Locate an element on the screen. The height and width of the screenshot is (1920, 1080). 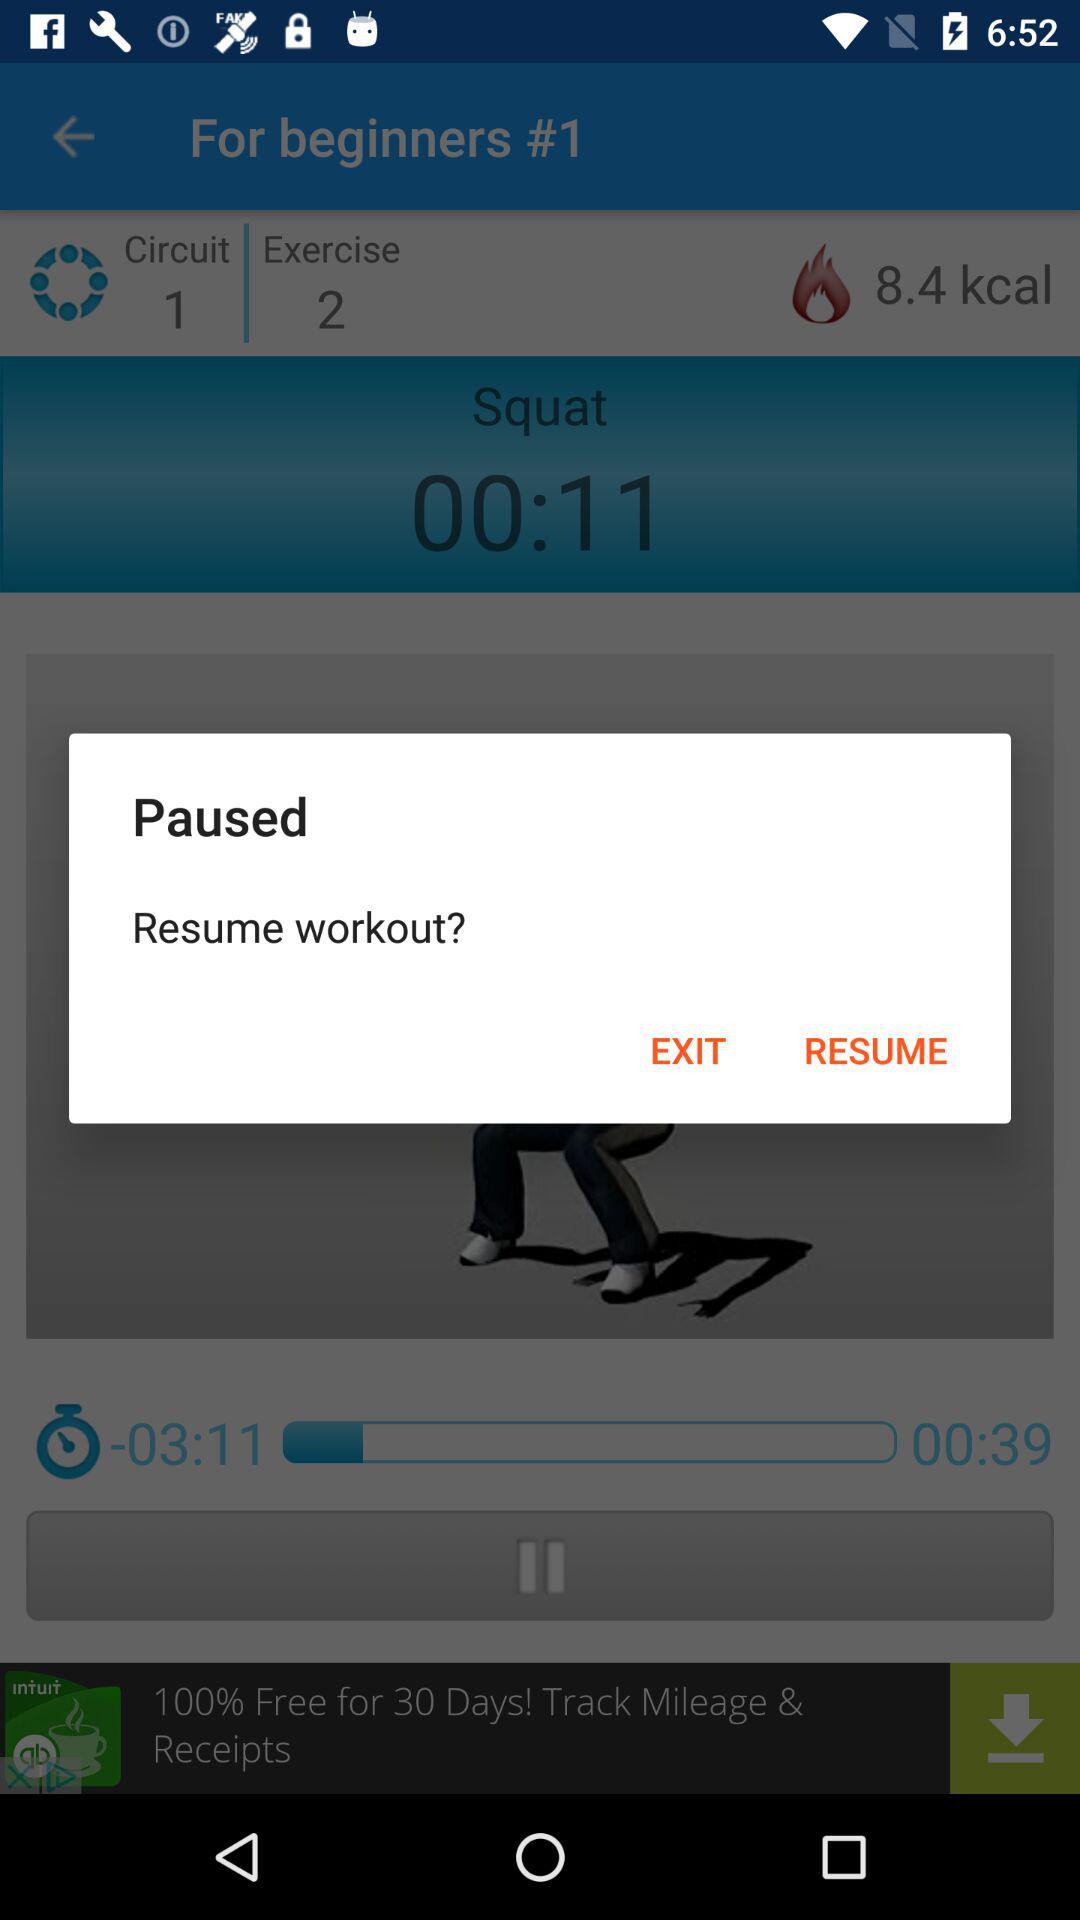
the facebook icon is located at coordinates (42, 44).